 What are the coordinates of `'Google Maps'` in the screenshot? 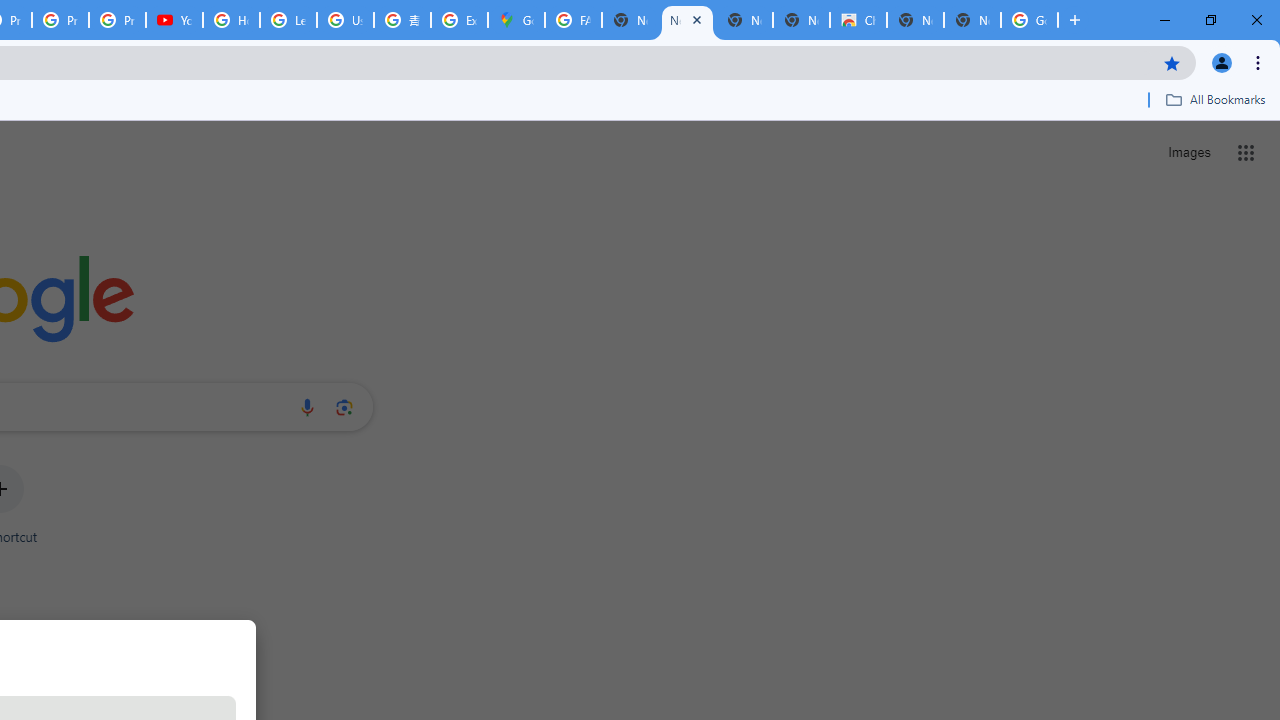 It's located at (516, 20).